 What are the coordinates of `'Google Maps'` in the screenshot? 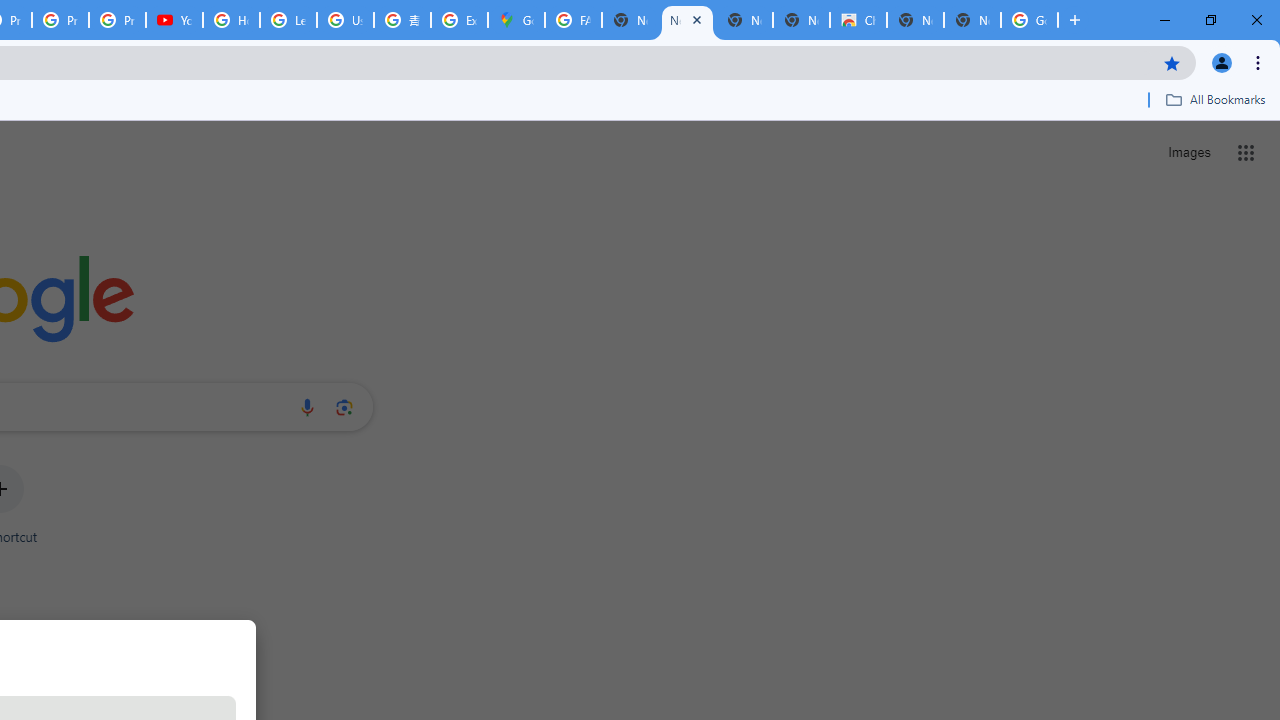 It's located at (516, 20).